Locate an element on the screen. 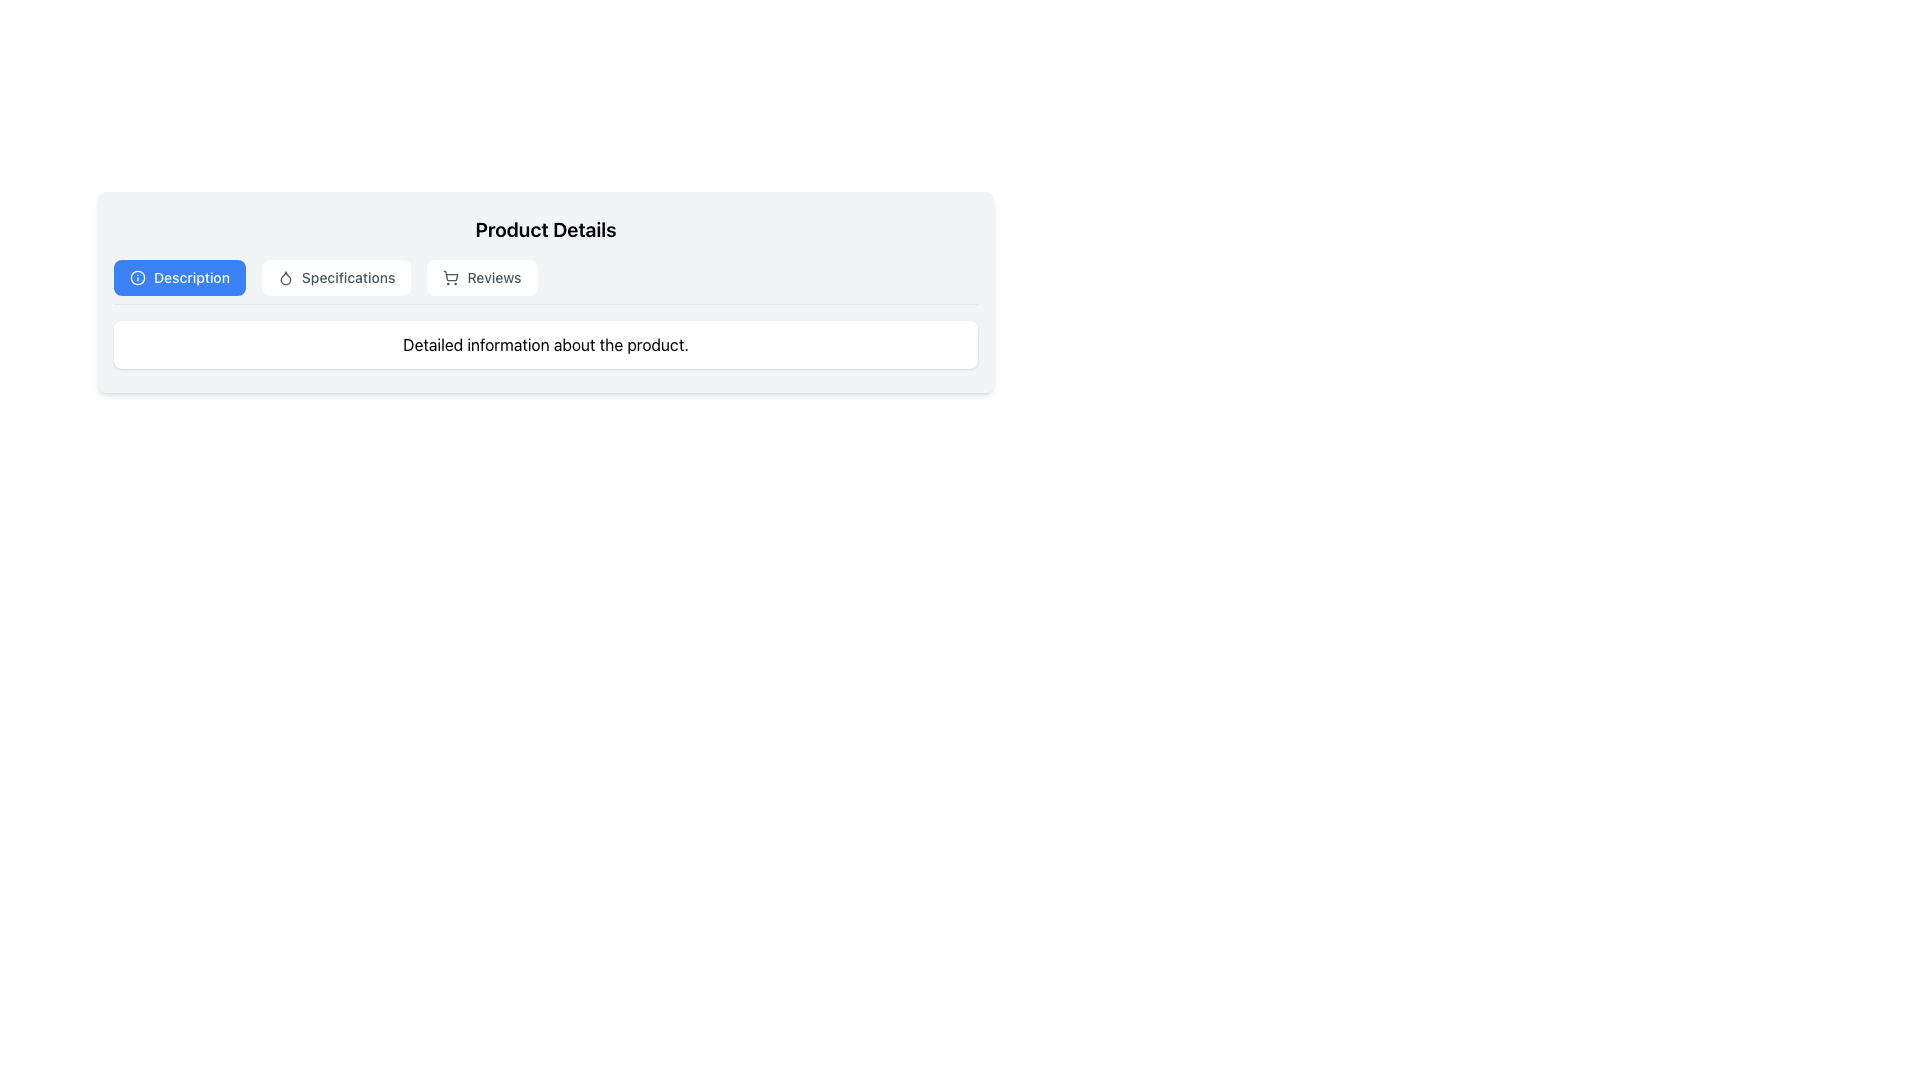  text label indicating the section related to product reviews, which is positioned to the immediate right of the cart icon in the upper middle area of the navigation bar is located at coordinates (494, 277).